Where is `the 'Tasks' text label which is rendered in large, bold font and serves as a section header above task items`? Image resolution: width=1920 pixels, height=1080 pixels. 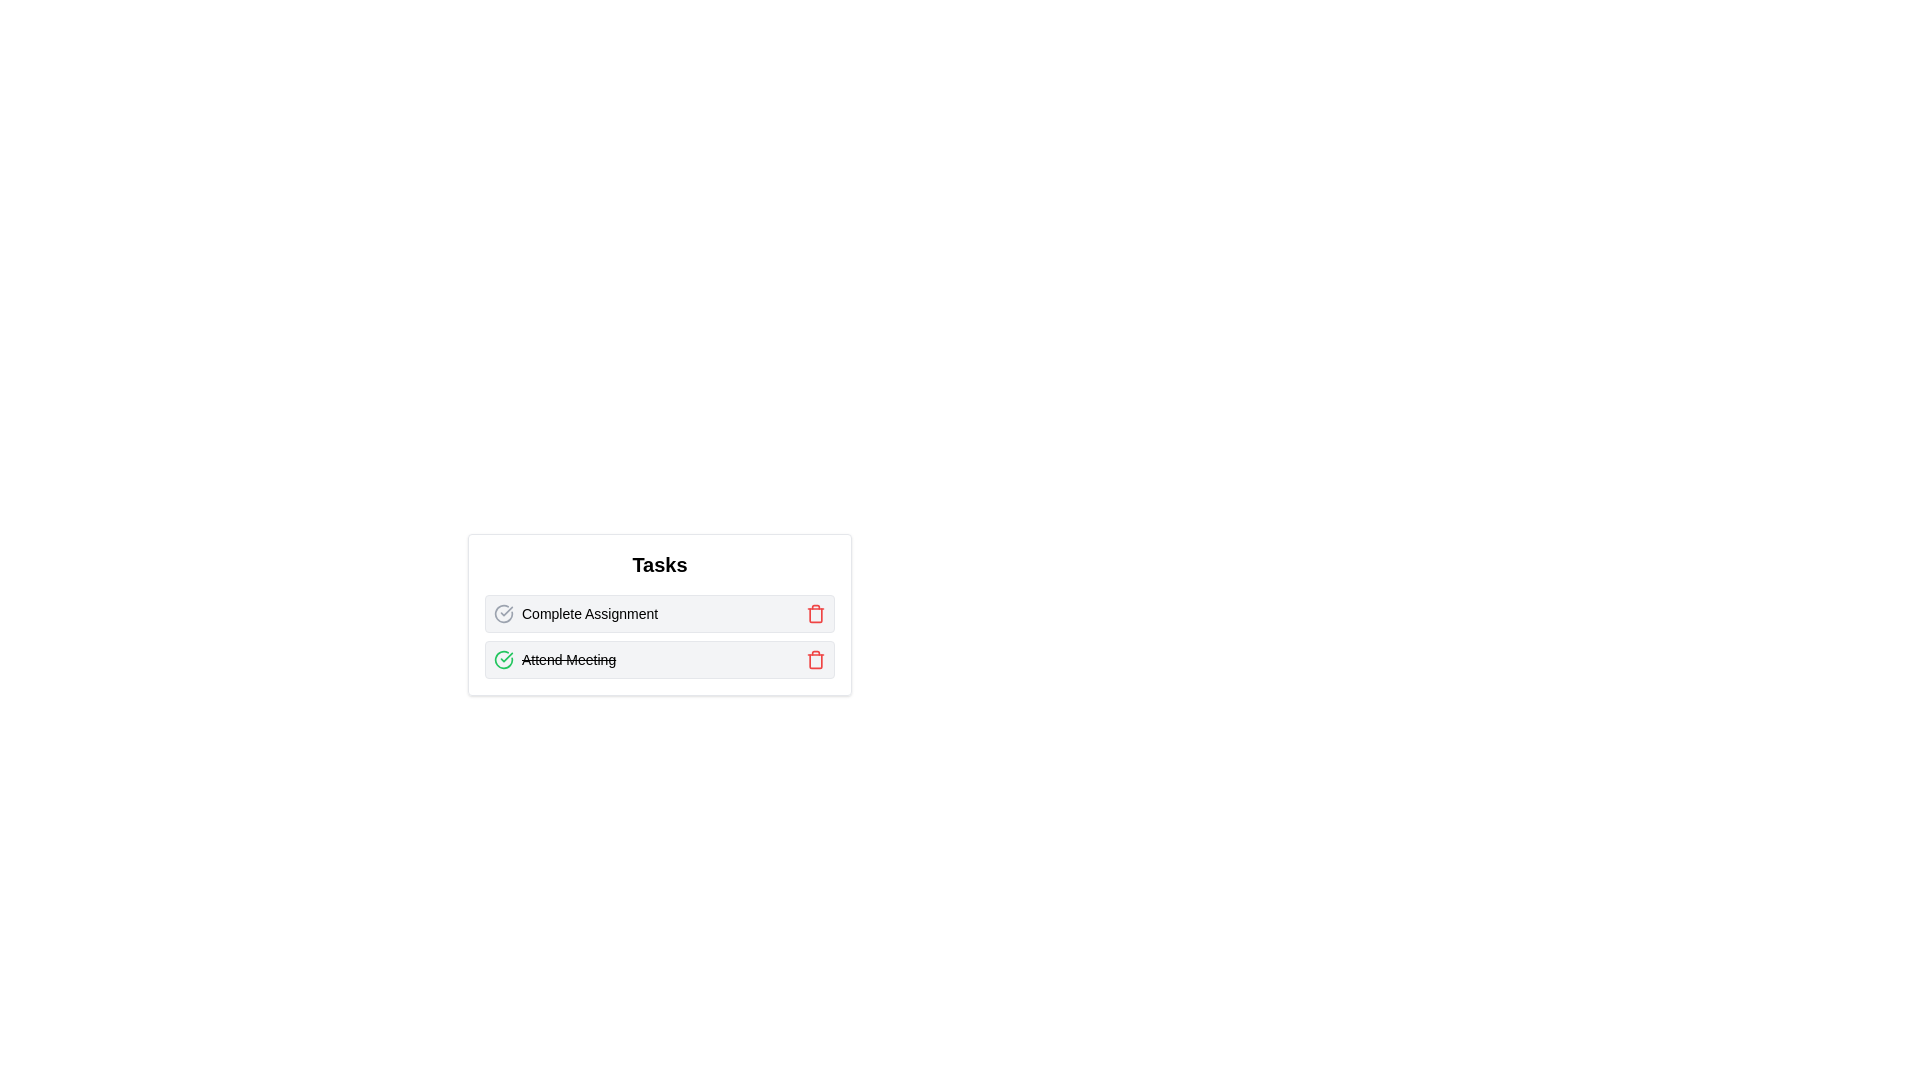 the 'Tasks' text label which is rendered in large, bold font and serves as a section header above task items is located at coordinates (660, 564).